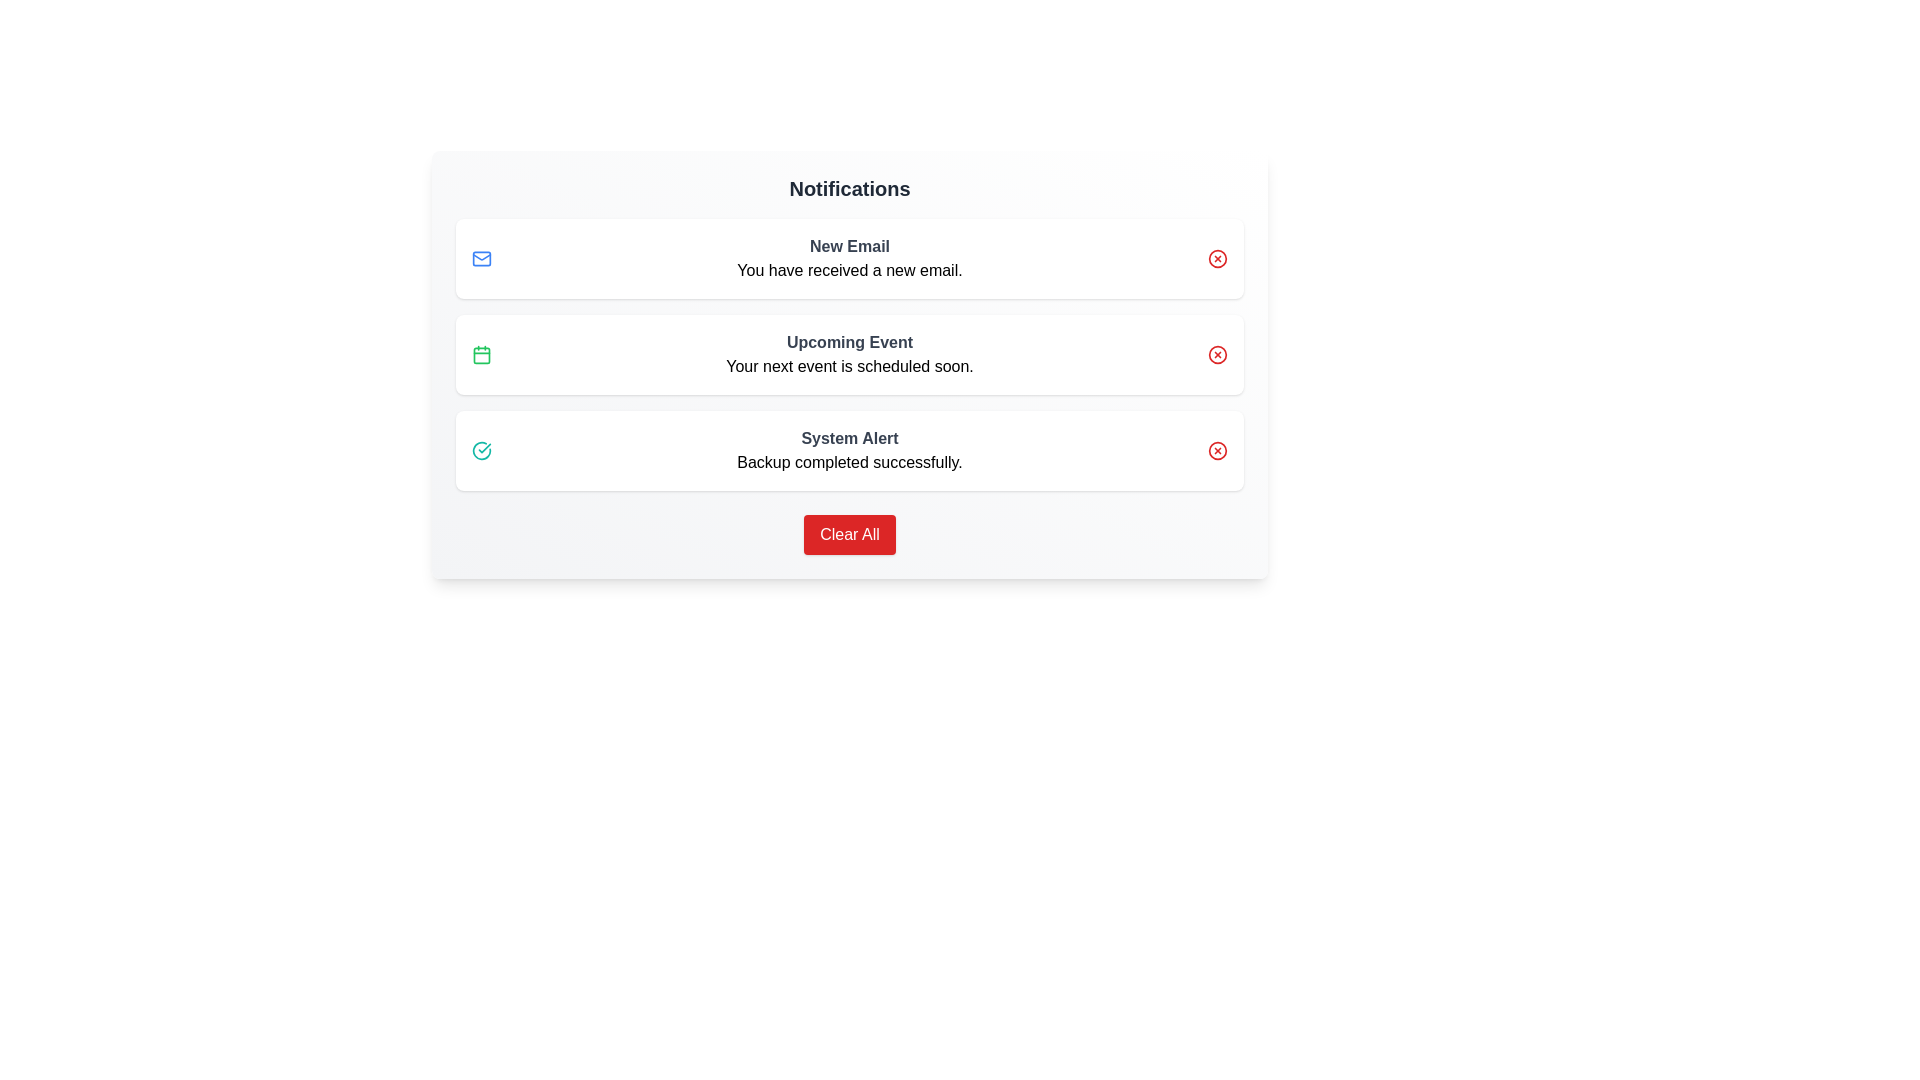 The width and height of the screenshot is (1920, 1080). I want to click on text from the 'Upcoming Event' notification block, which contains bolded text and additional details about the next scheduled event, so click(849, 353).